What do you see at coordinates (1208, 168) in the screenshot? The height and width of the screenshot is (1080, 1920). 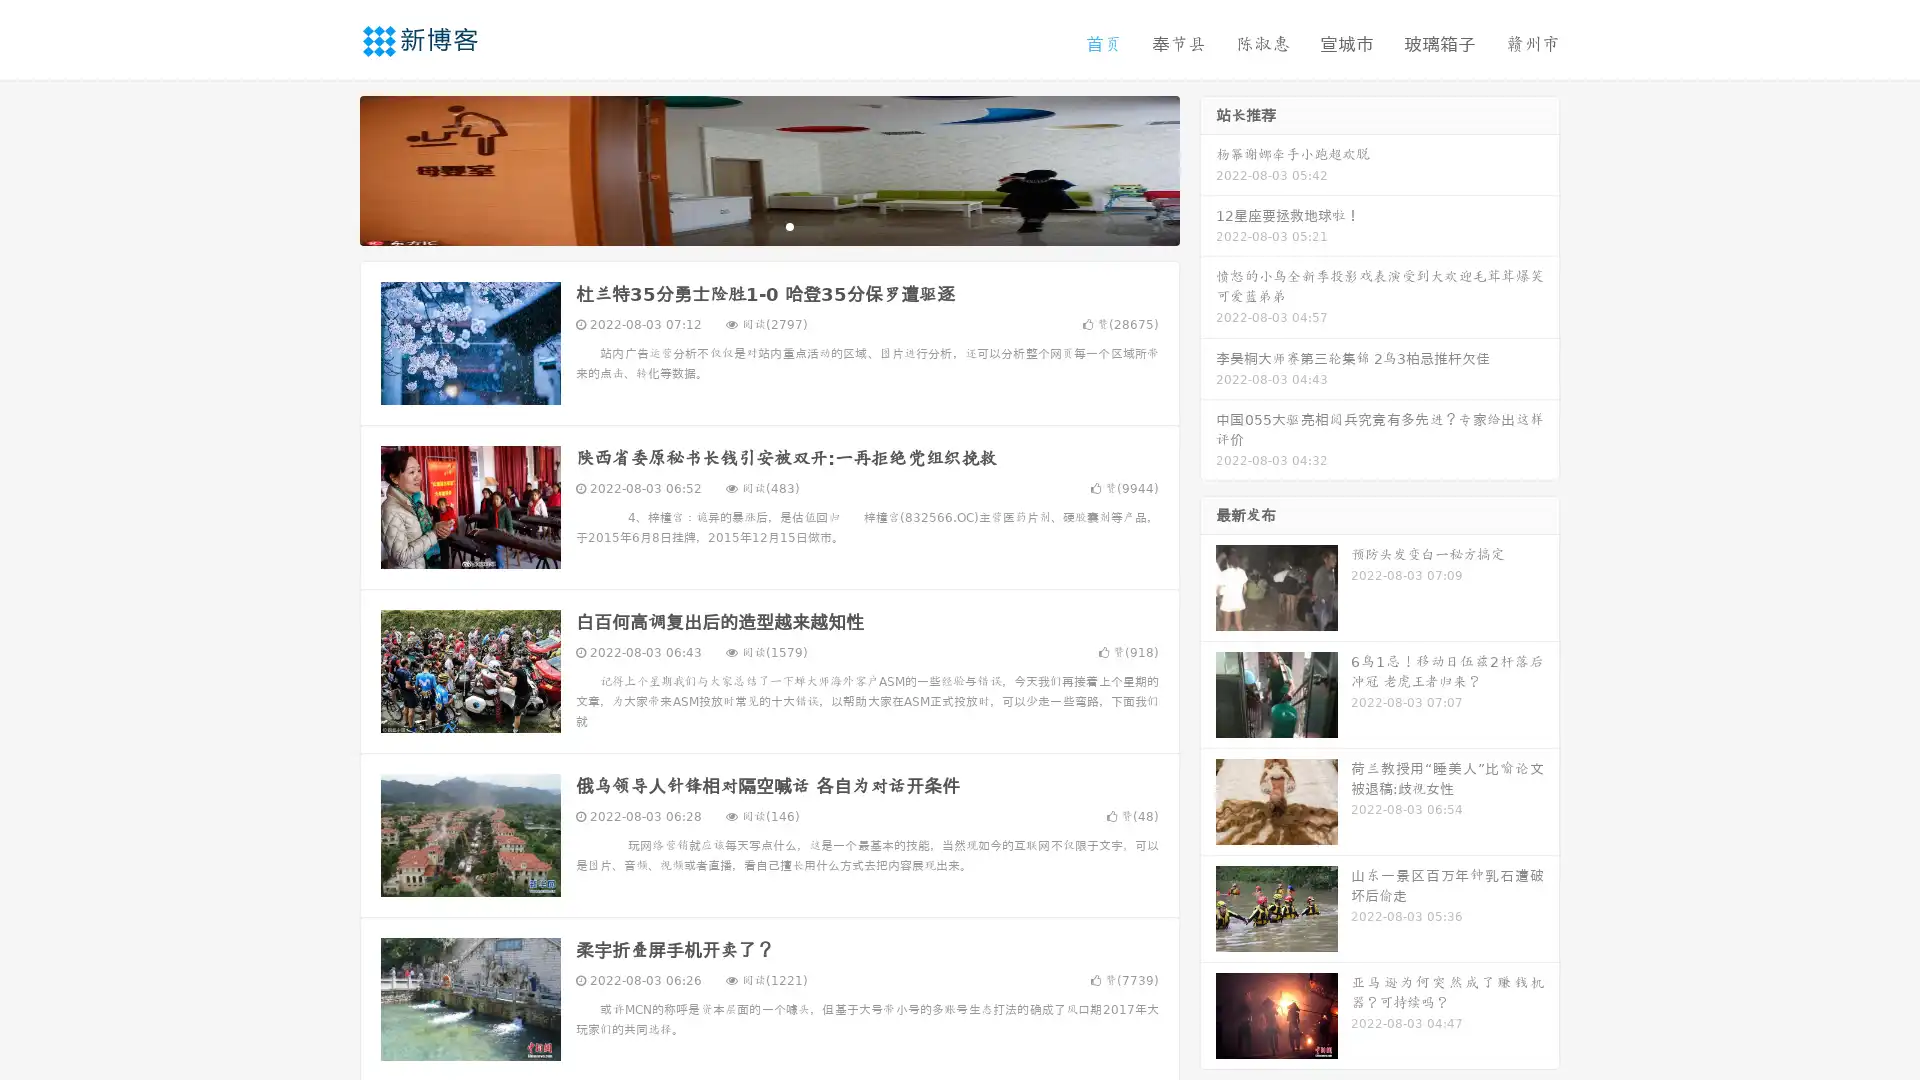 I see `Next slide` at bounding box center [1208, 168].